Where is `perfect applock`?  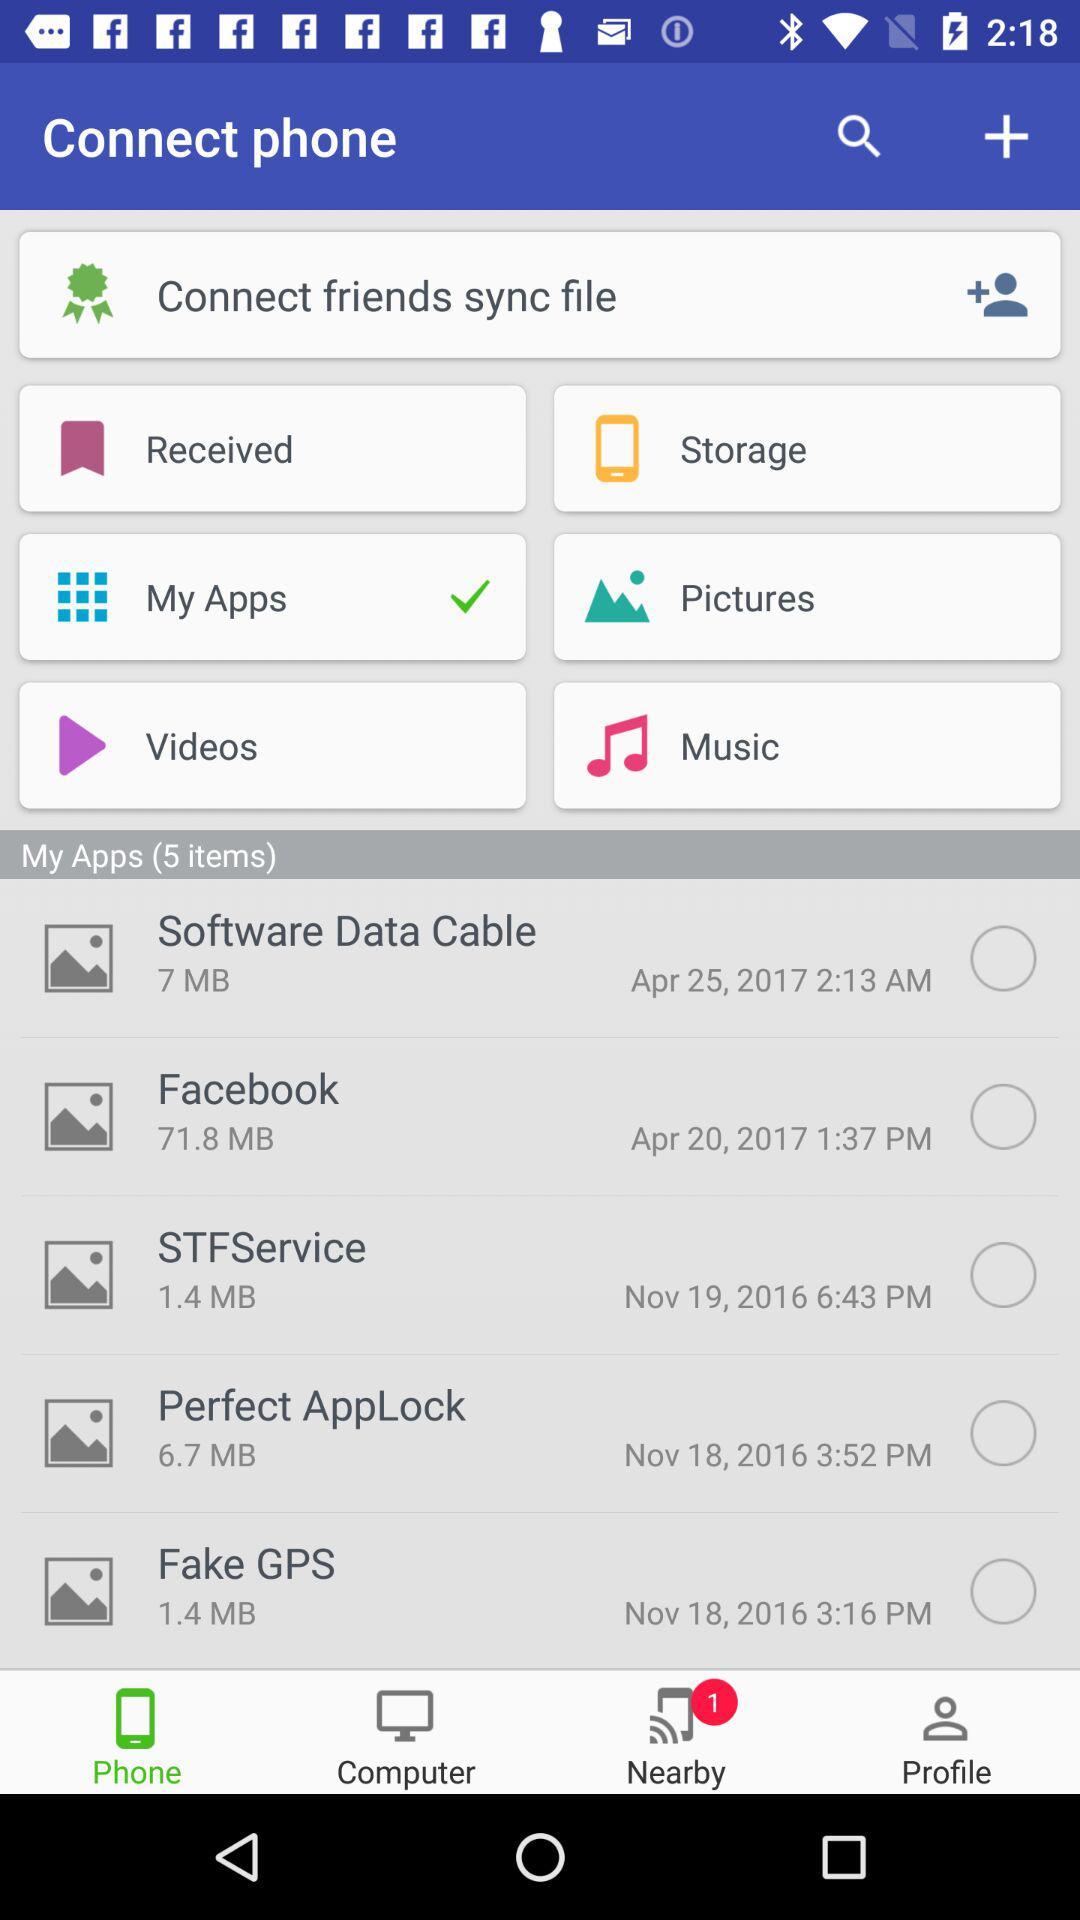 perfect applock is located at coordinates (1025, 1432).